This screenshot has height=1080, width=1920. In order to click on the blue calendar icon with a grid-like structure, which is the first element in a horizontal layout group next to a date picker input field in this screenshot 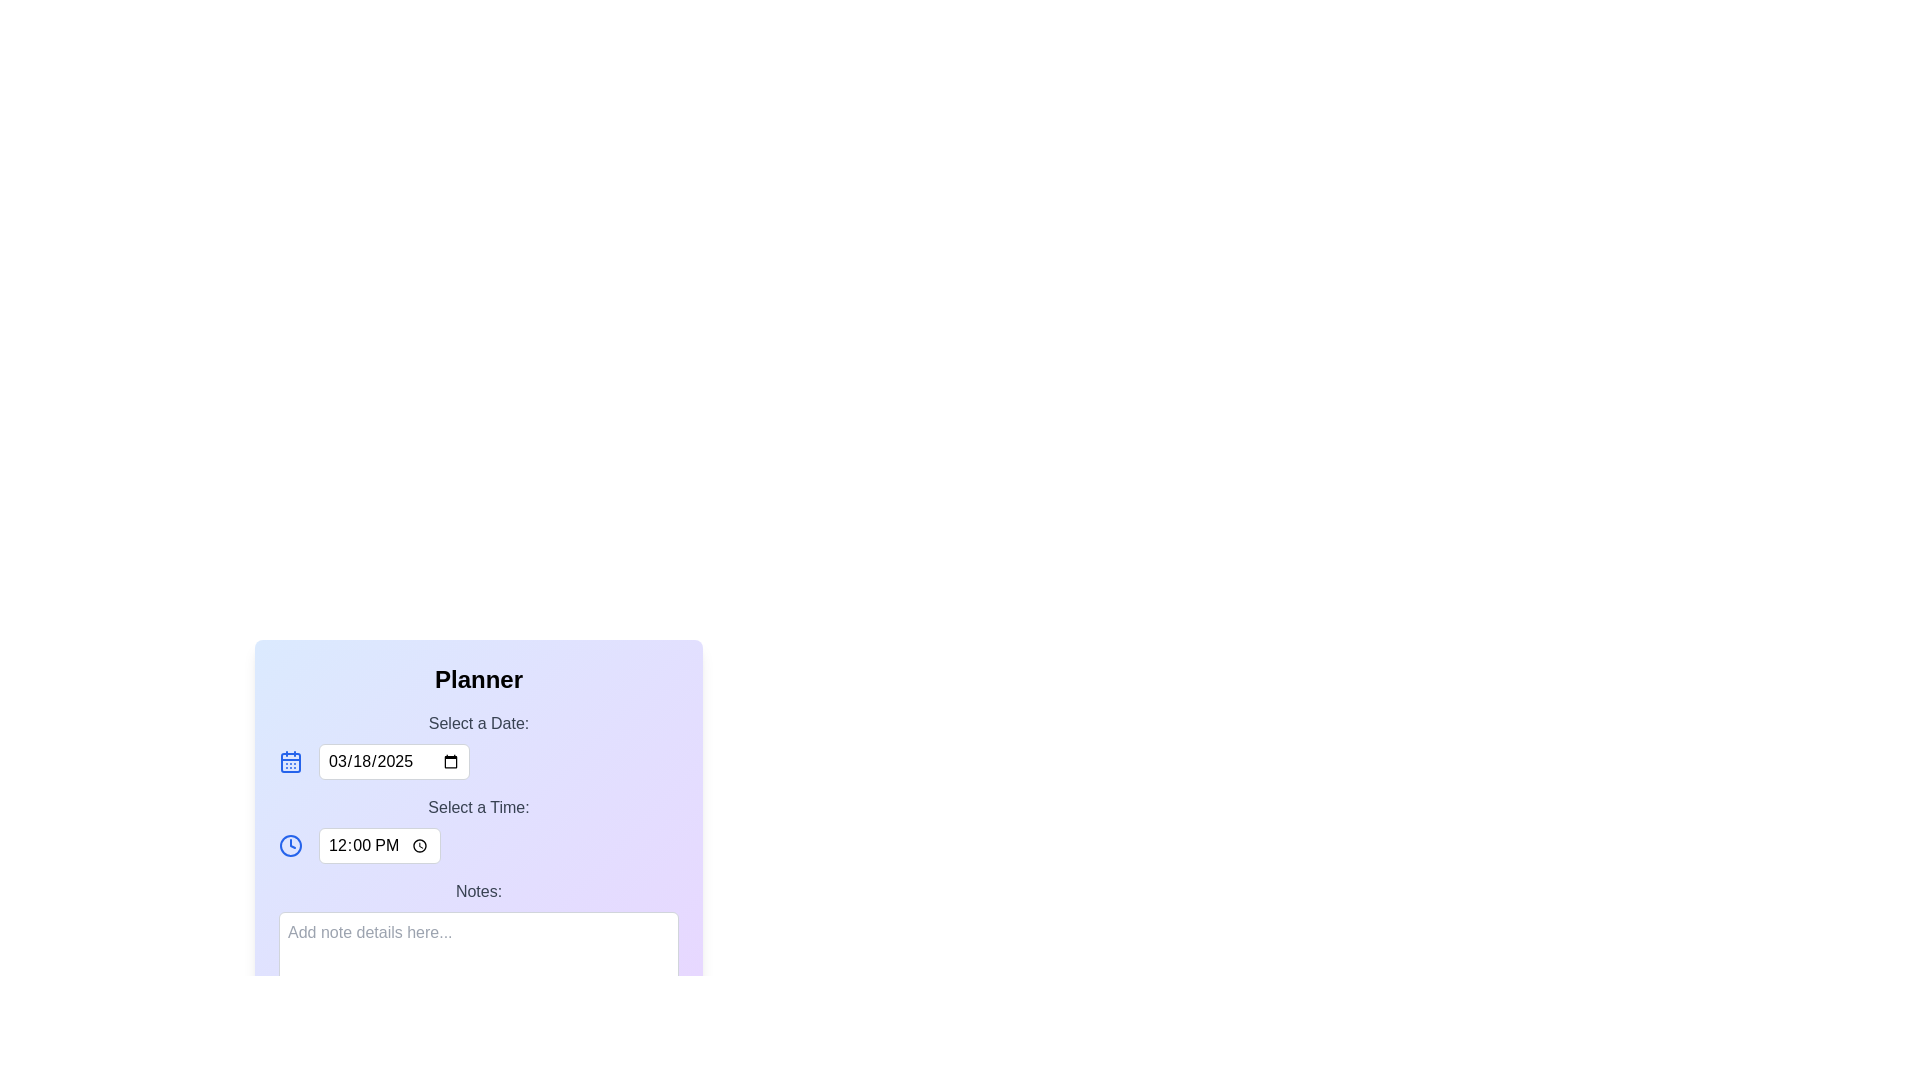, I will do `click(290, 762)`.